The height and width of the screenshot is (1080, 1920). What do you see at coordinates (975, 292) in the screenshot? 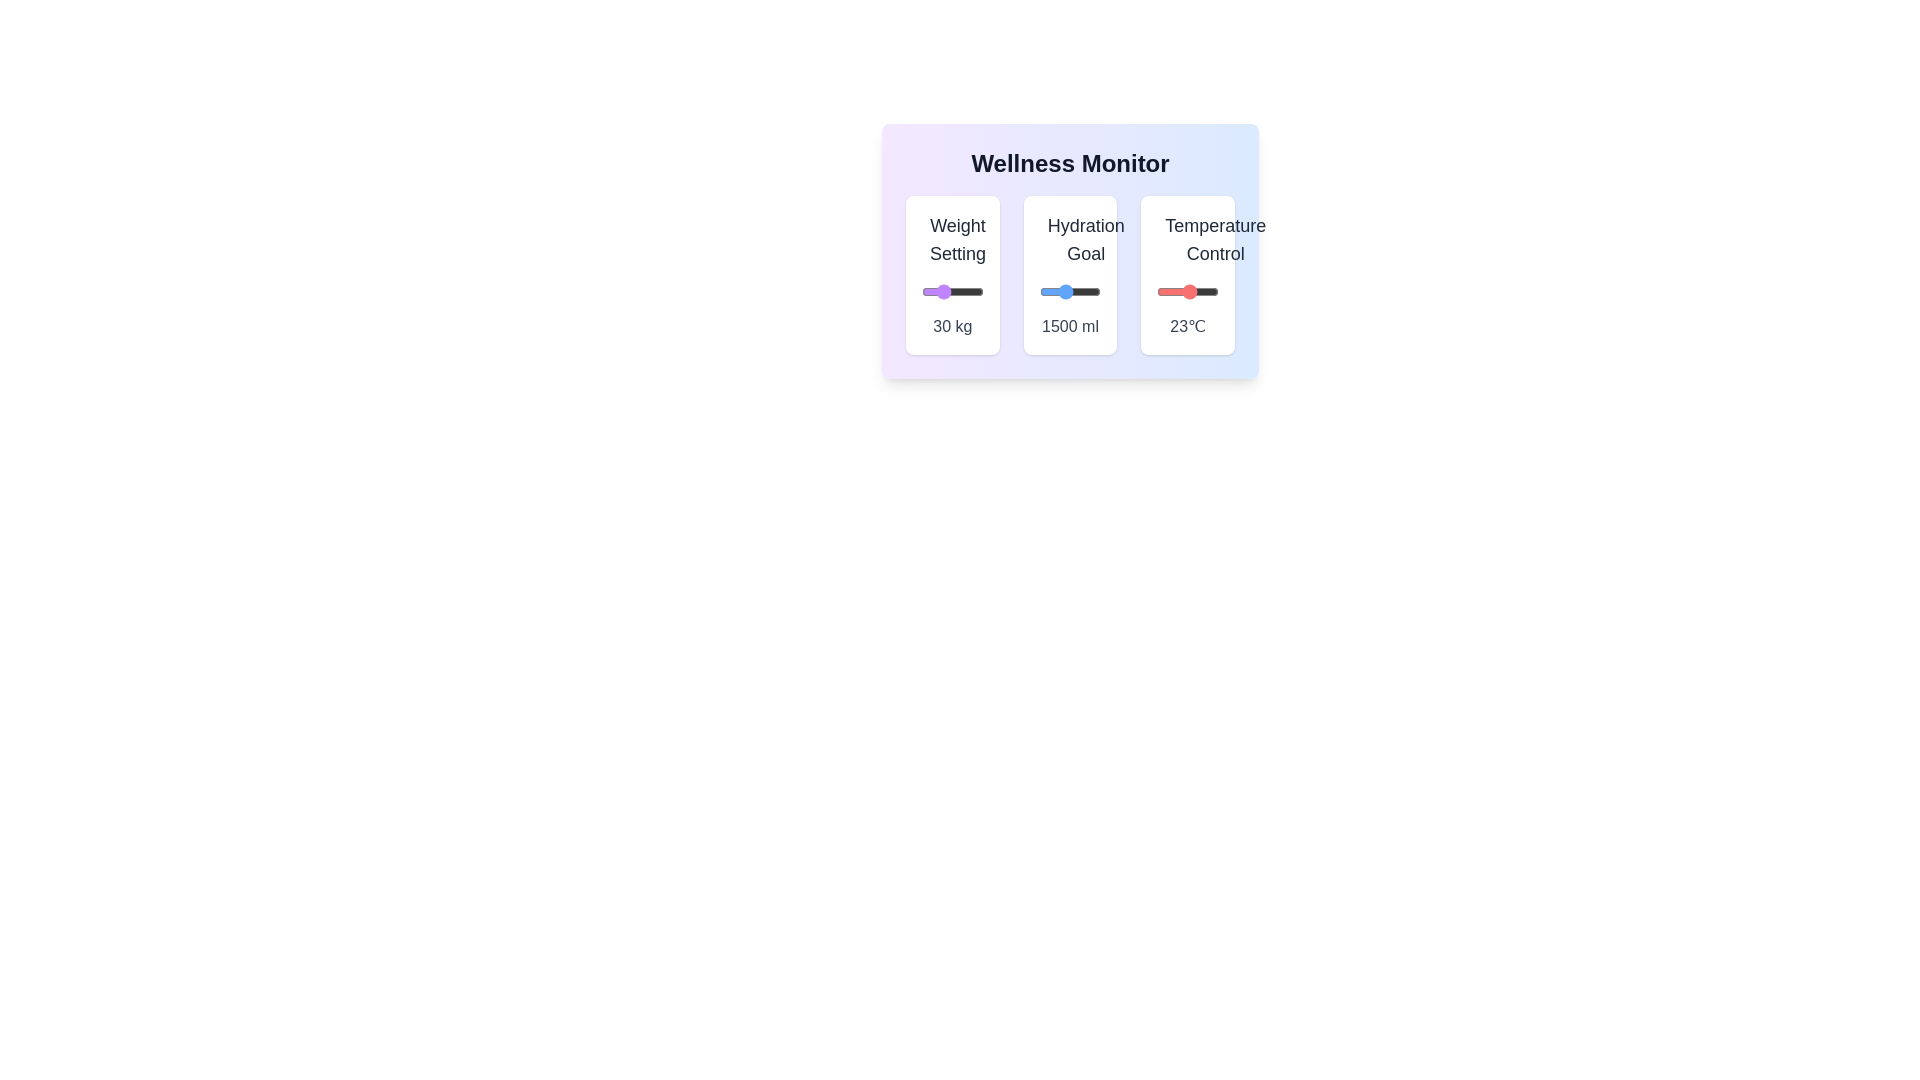
I see `weight` at bounding box center [975, 292].